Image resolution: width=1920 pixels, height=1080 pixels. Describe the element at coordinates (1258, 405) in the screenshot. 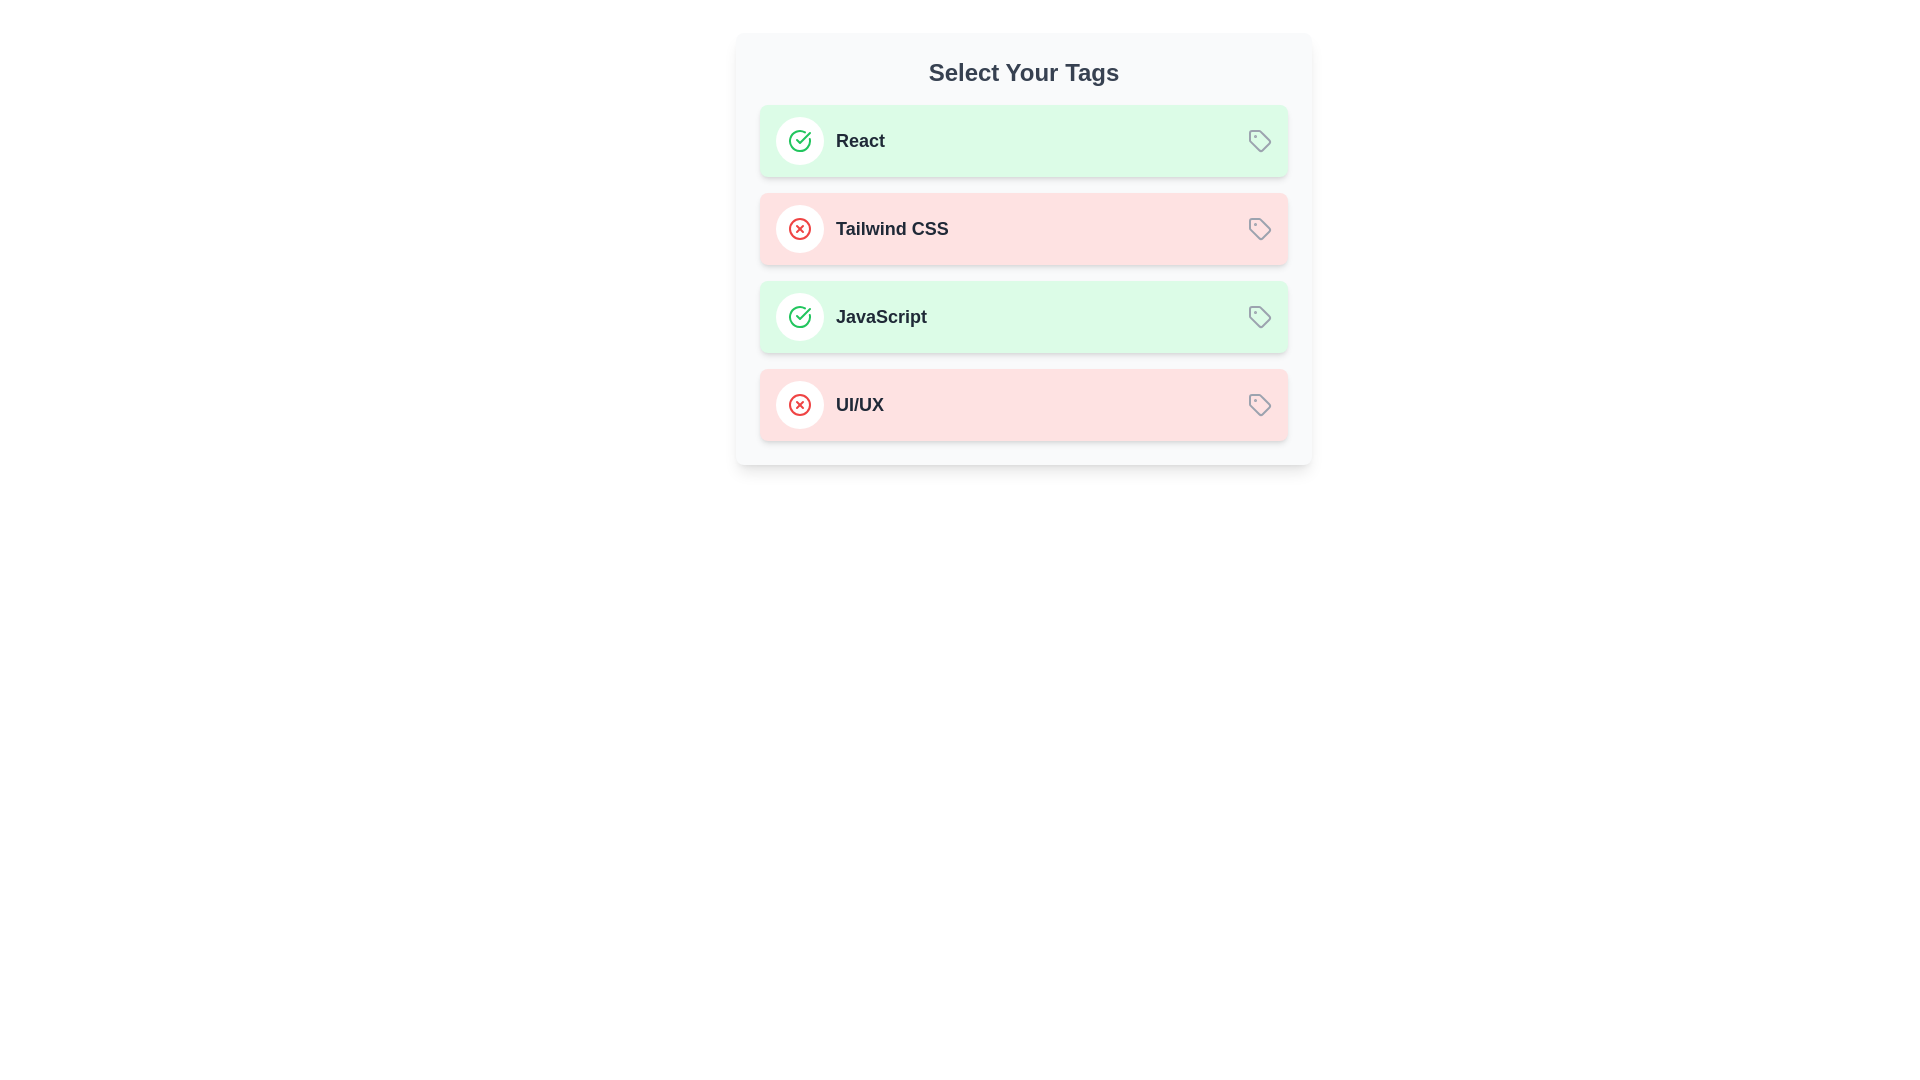

I see `the tag icon, which serves as a visual tag indicator aligned to the right of the text labels in the list items` at that location.